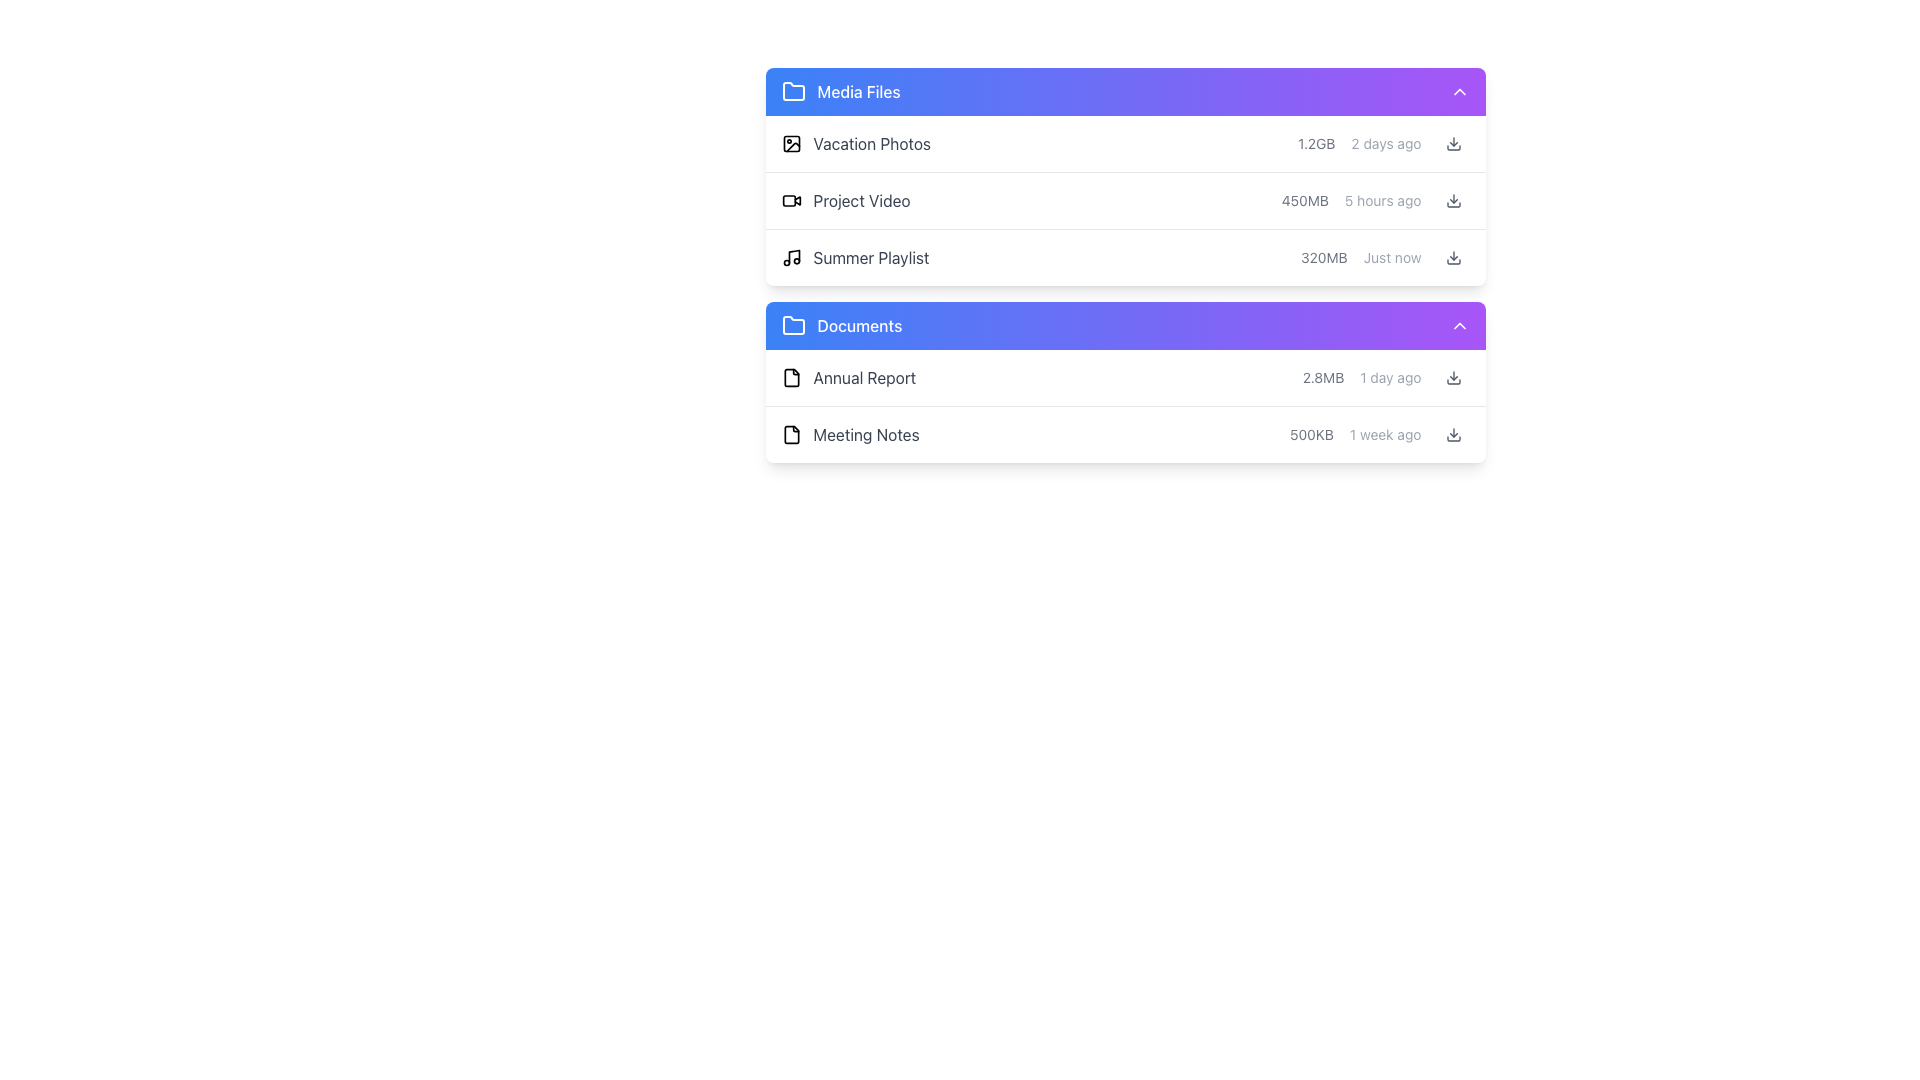 The image size is (1920, 1080). Describe the element at coordinates (790, 142) in the screenshot. I see `the icon indicating 'Vacation Photos' for additional options` at that location.